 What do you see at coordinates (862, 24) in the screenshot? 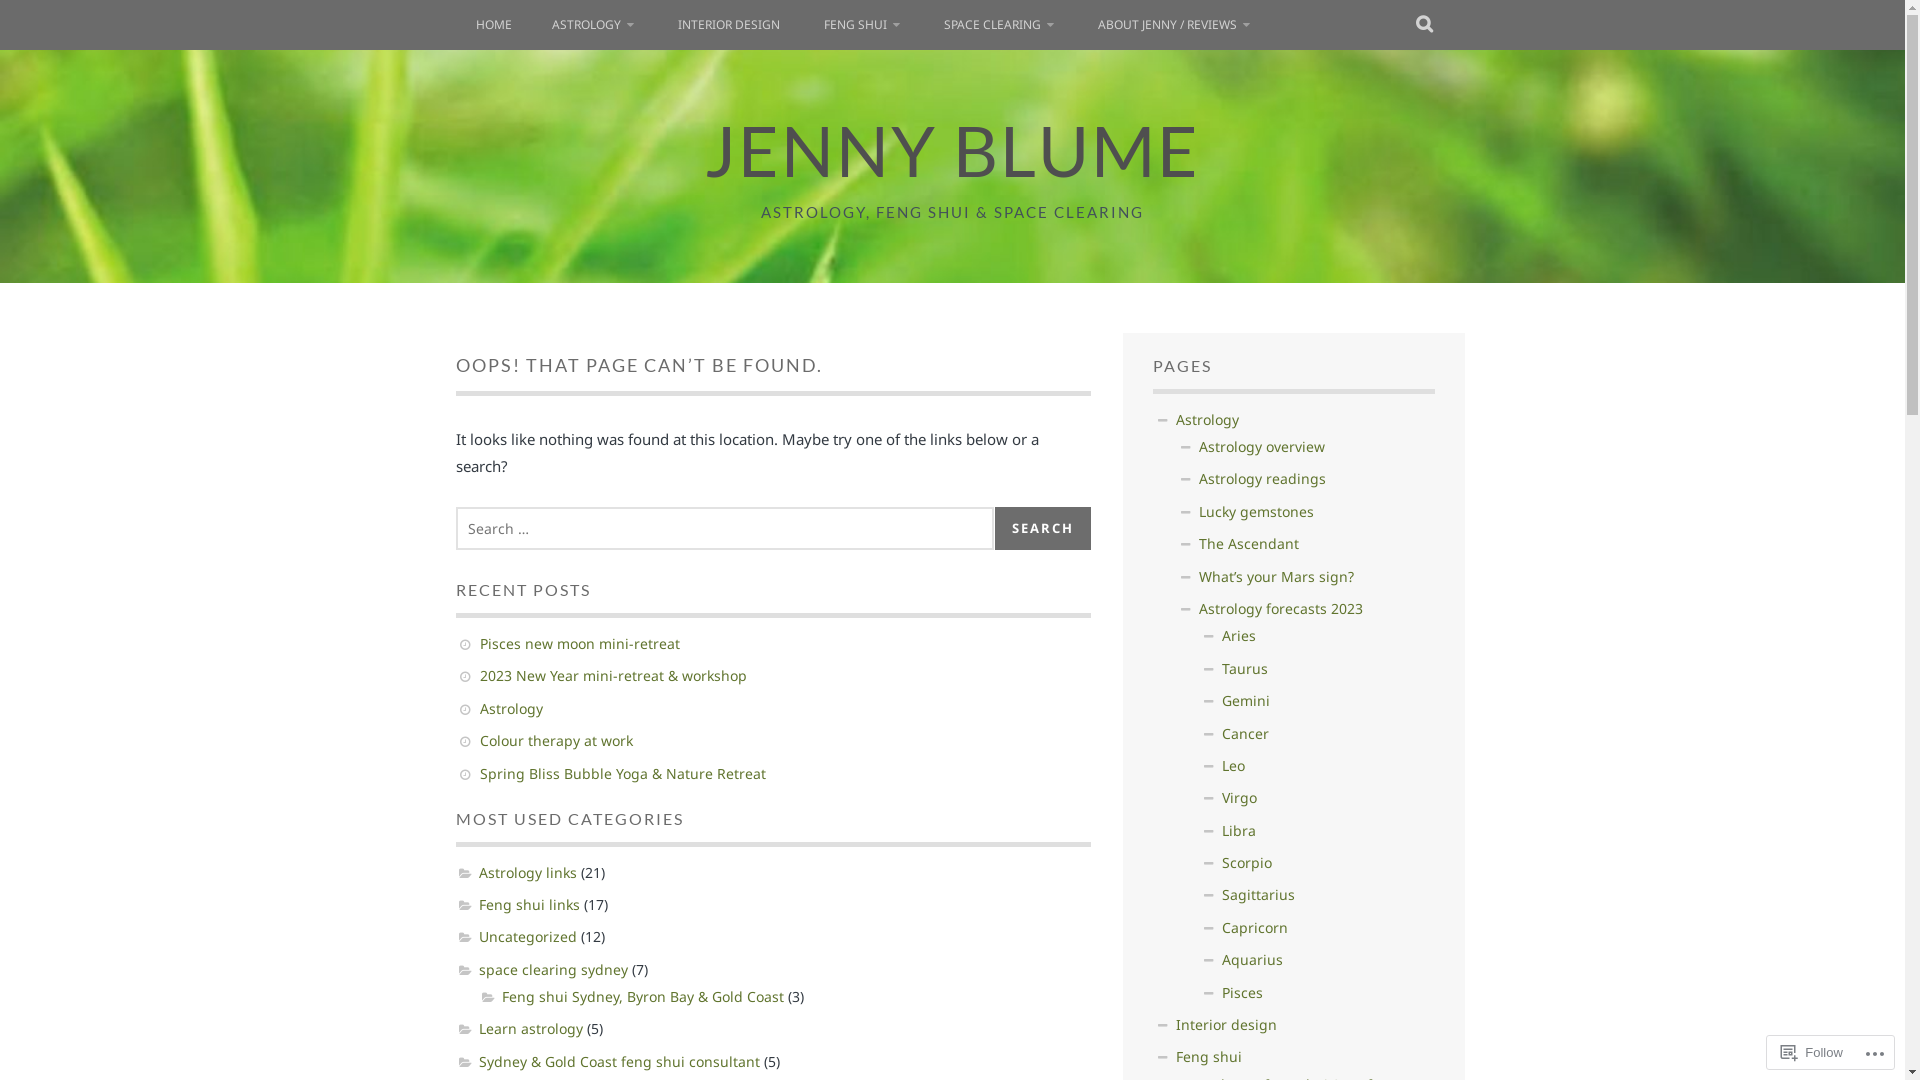
I see `'FENG SHUI'` at bounding box center [862, 24].